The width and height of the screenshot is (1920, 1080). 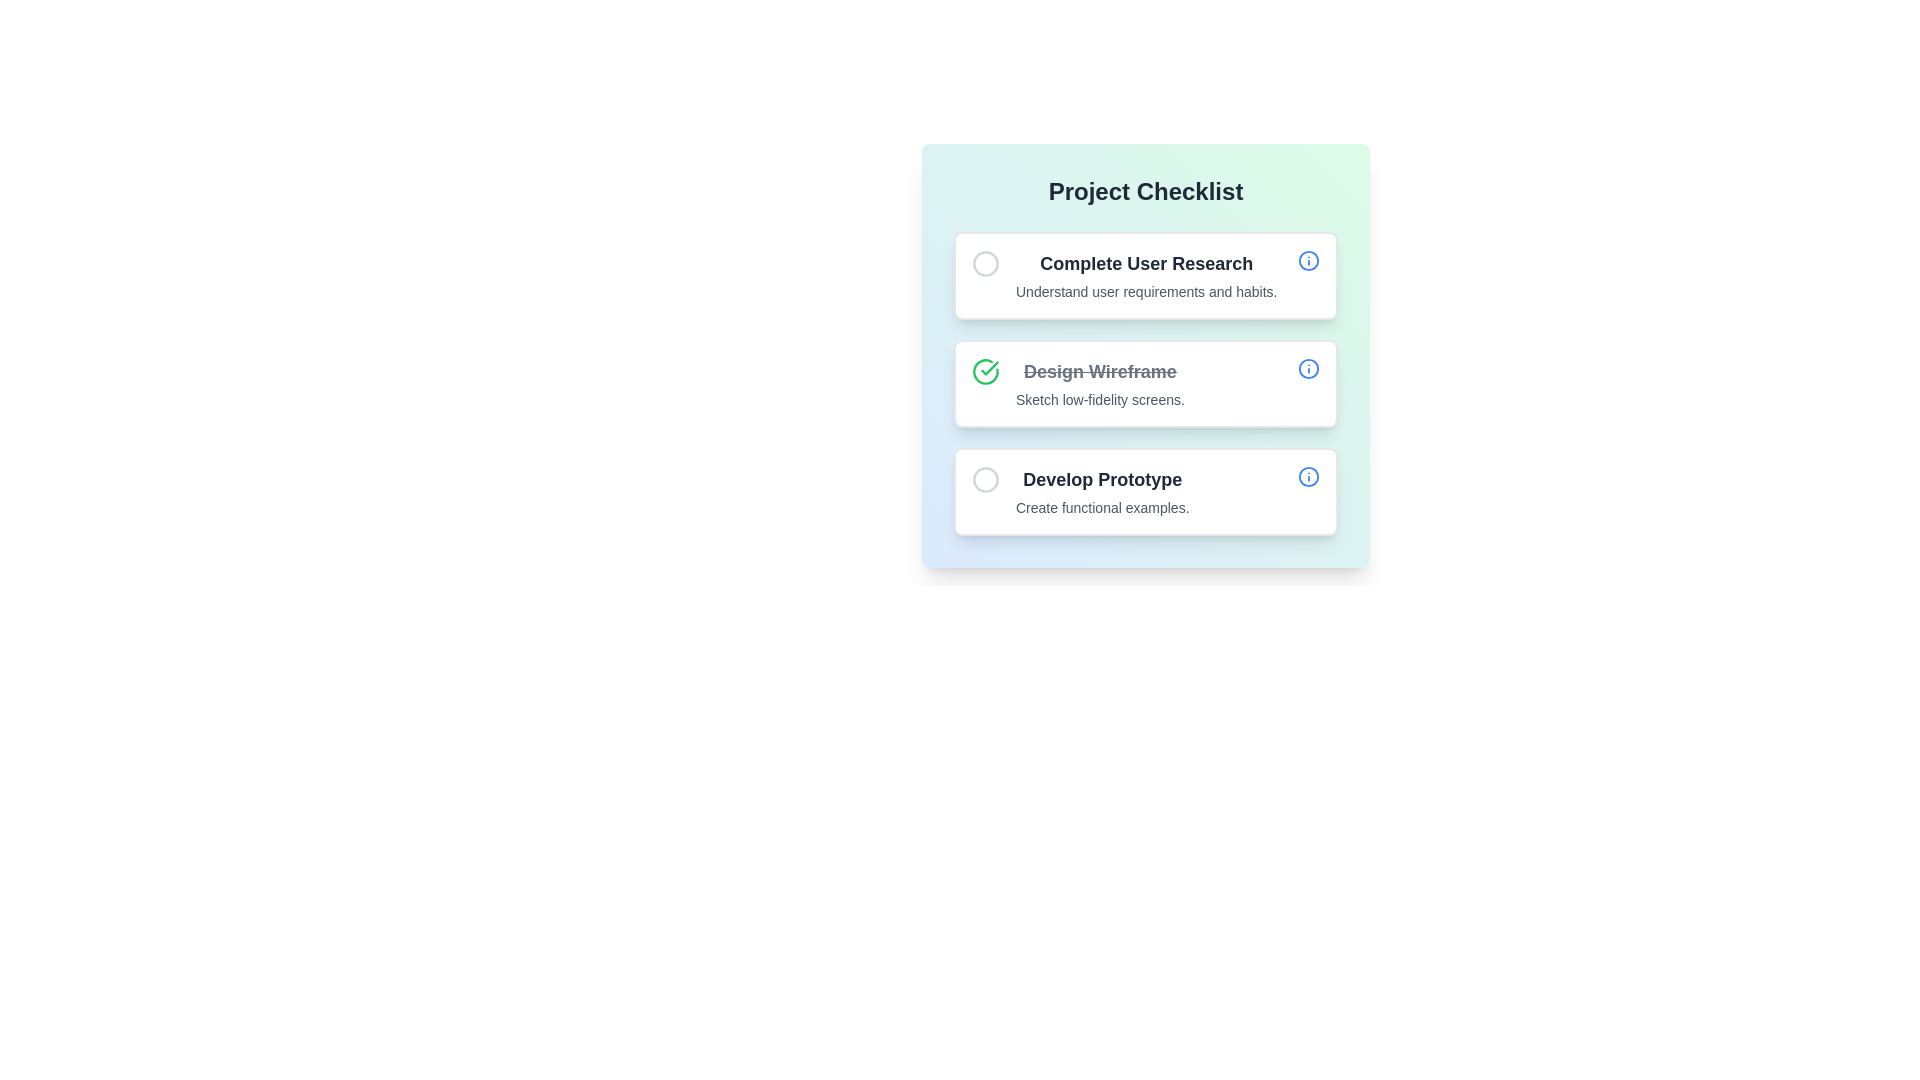 What do you see at coordinates (1101, 507) in the screenshot?
I see `the Text label containing the text 'Create functional examples.' which is styled in small, gray-colored font and located below the header 'Develop Prototype' in the Project Checklist section` at bounding box center [1101, 507].